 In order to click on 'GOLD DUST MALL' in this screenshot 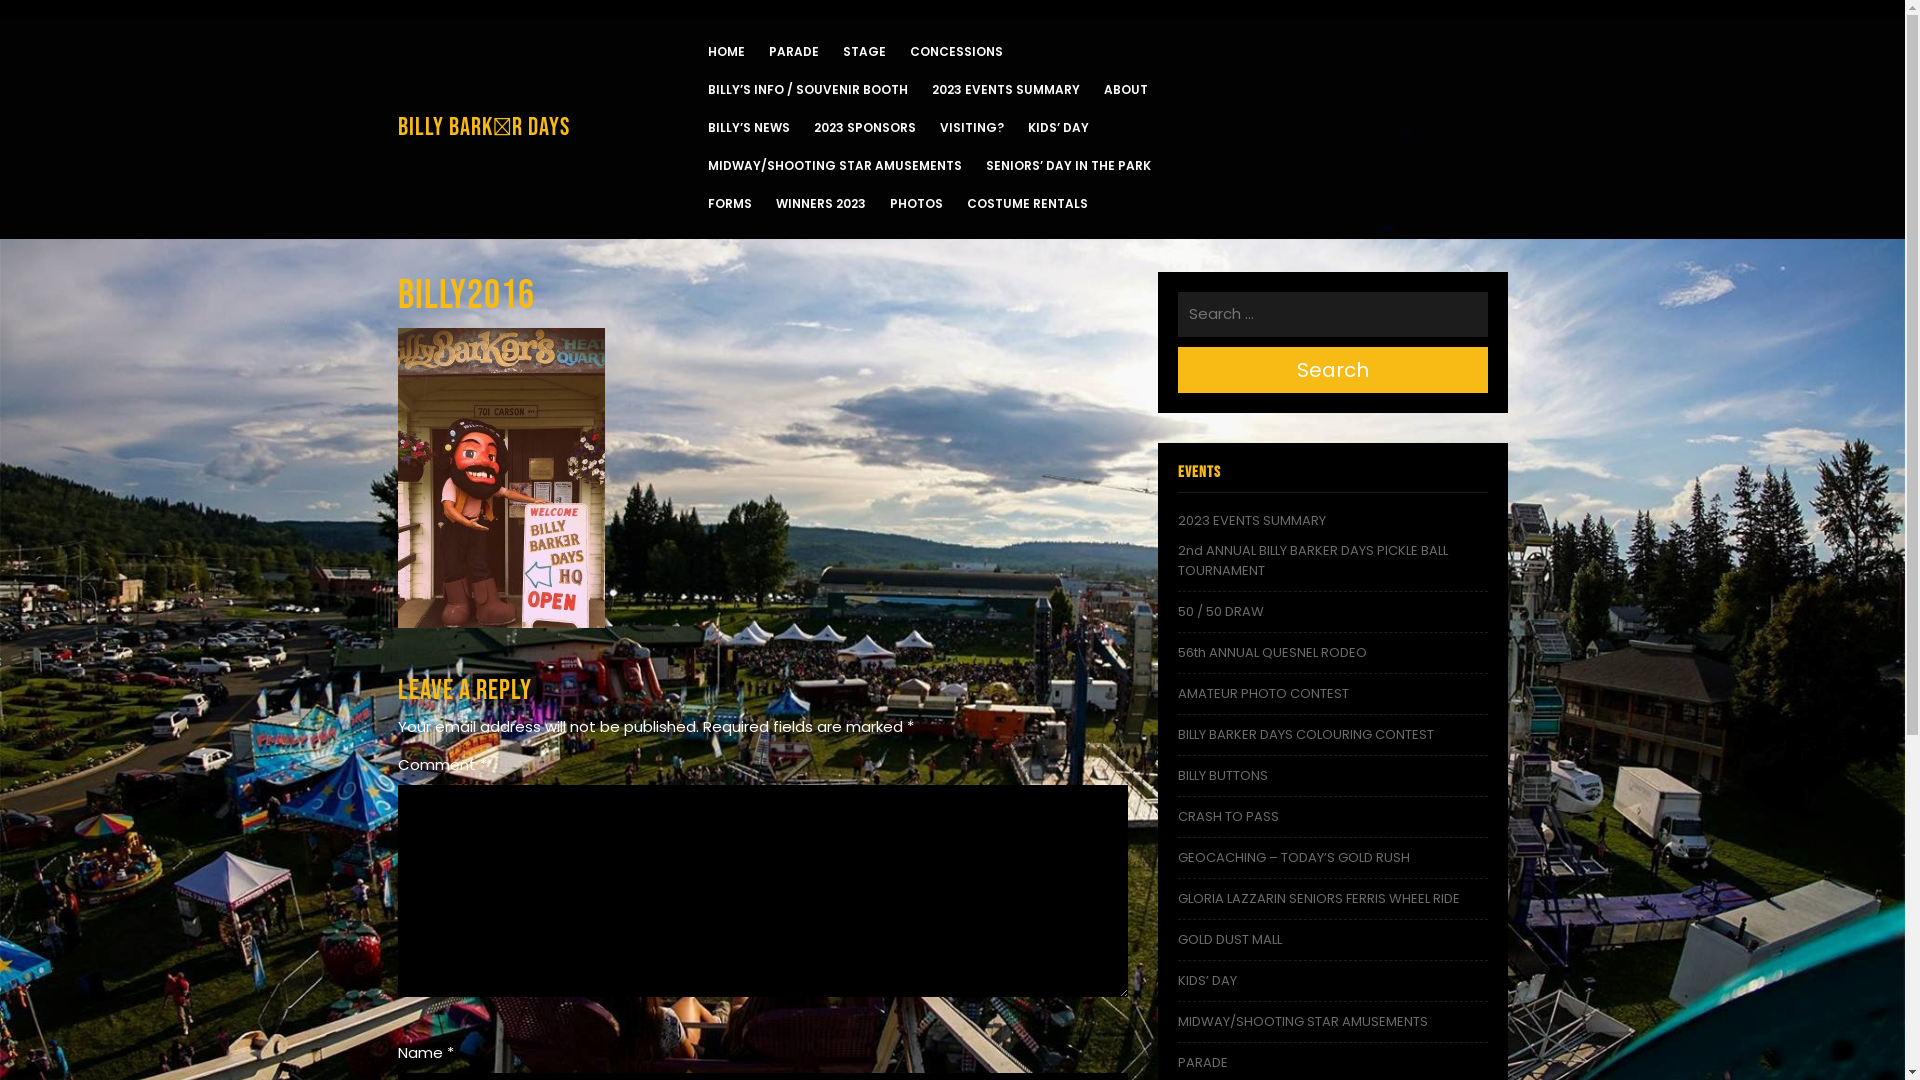, I will do `click(1228, 939)`.